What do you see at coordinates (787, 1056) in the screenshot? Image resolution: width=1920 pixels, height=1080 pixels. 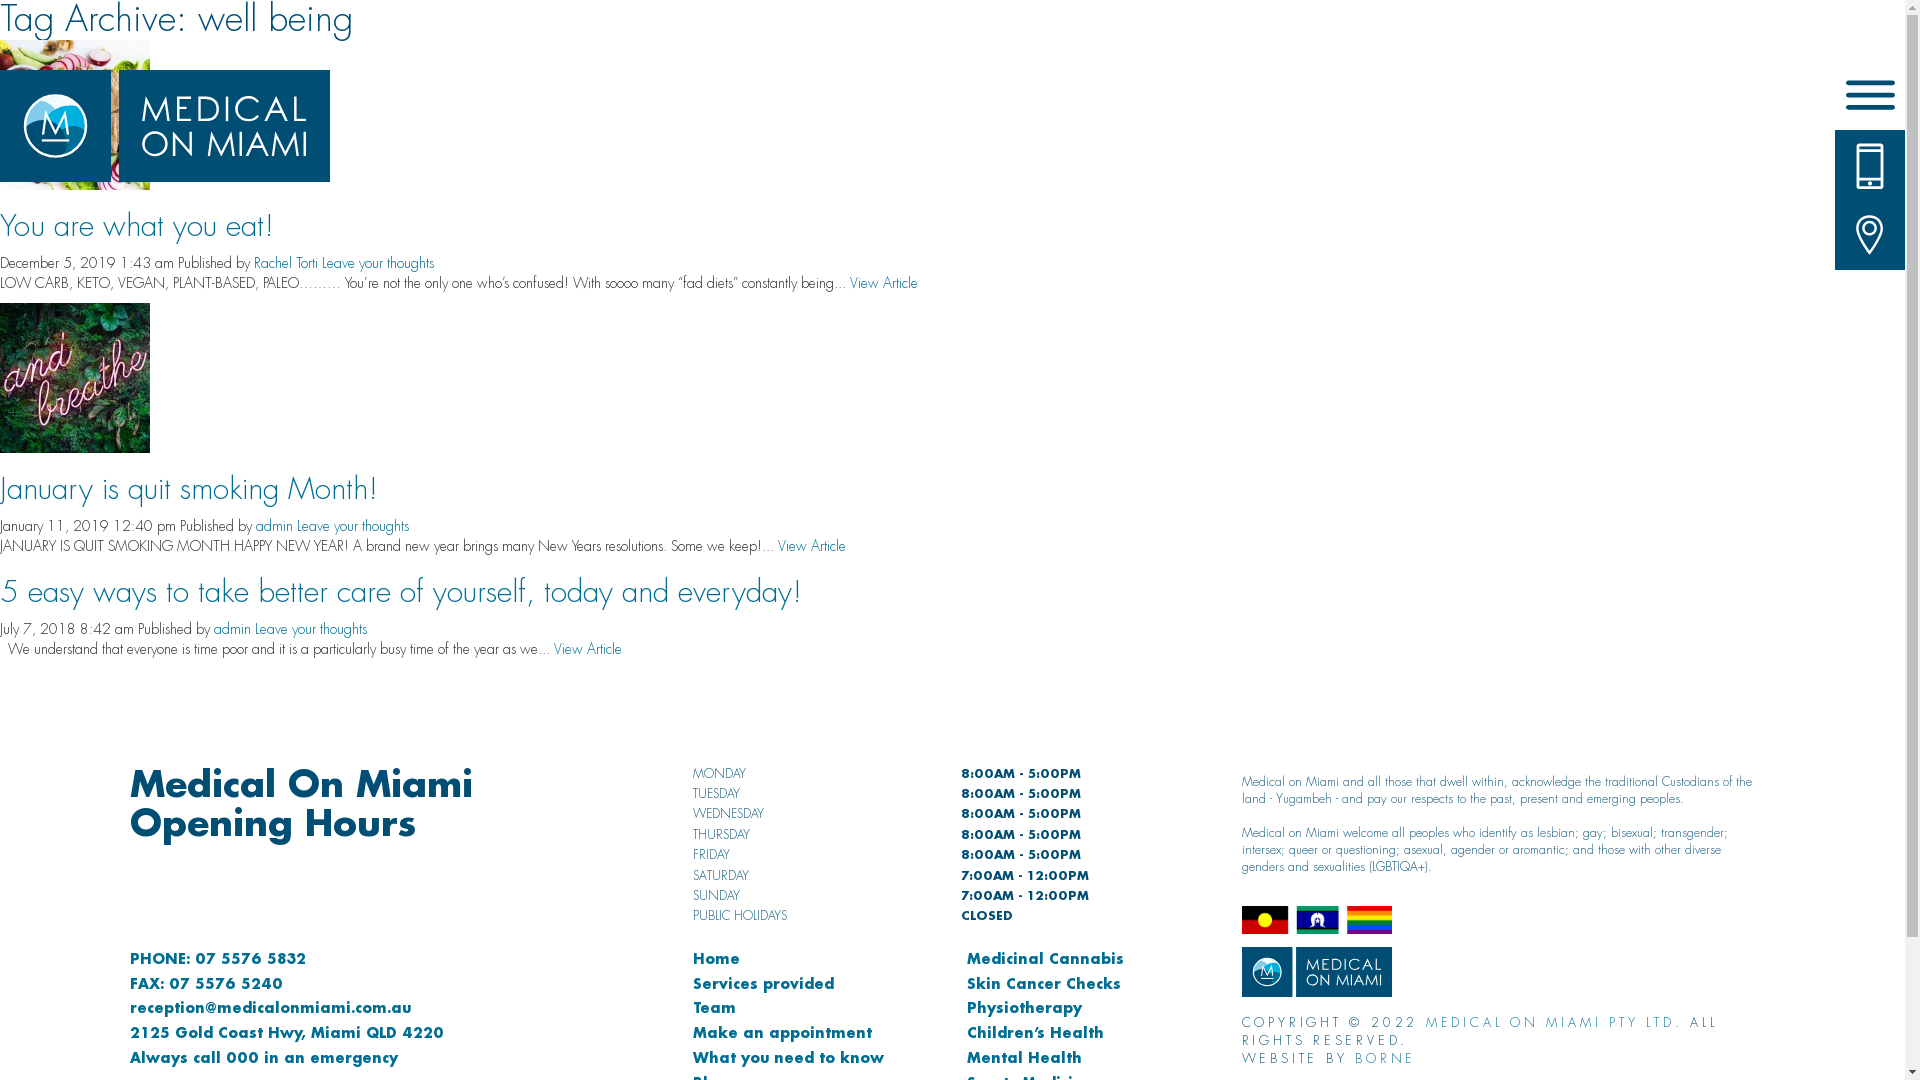 I see `'What you need to know'` at bounding box center [787, 1056].